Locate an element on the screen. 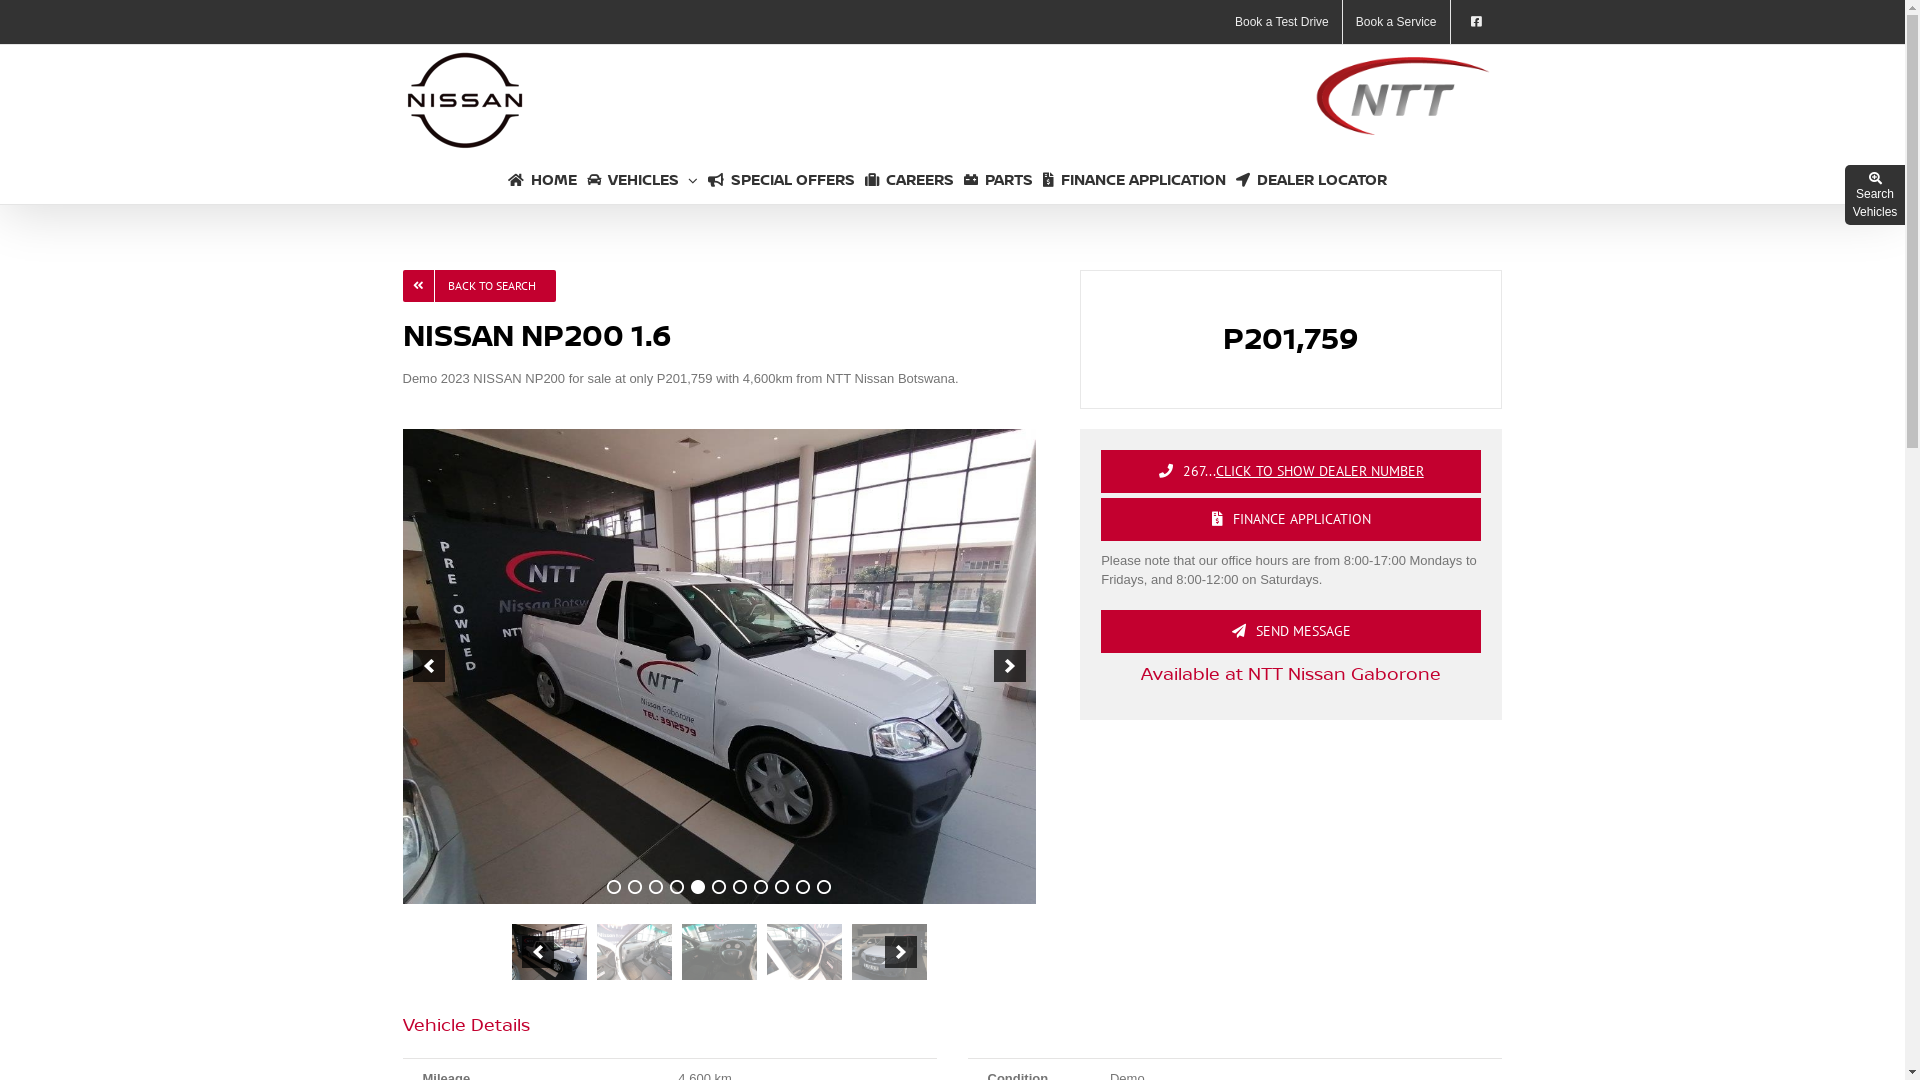  '267...CLICK TO SHOW DEALER NUMBER' is located at coordinates (1291, 471).